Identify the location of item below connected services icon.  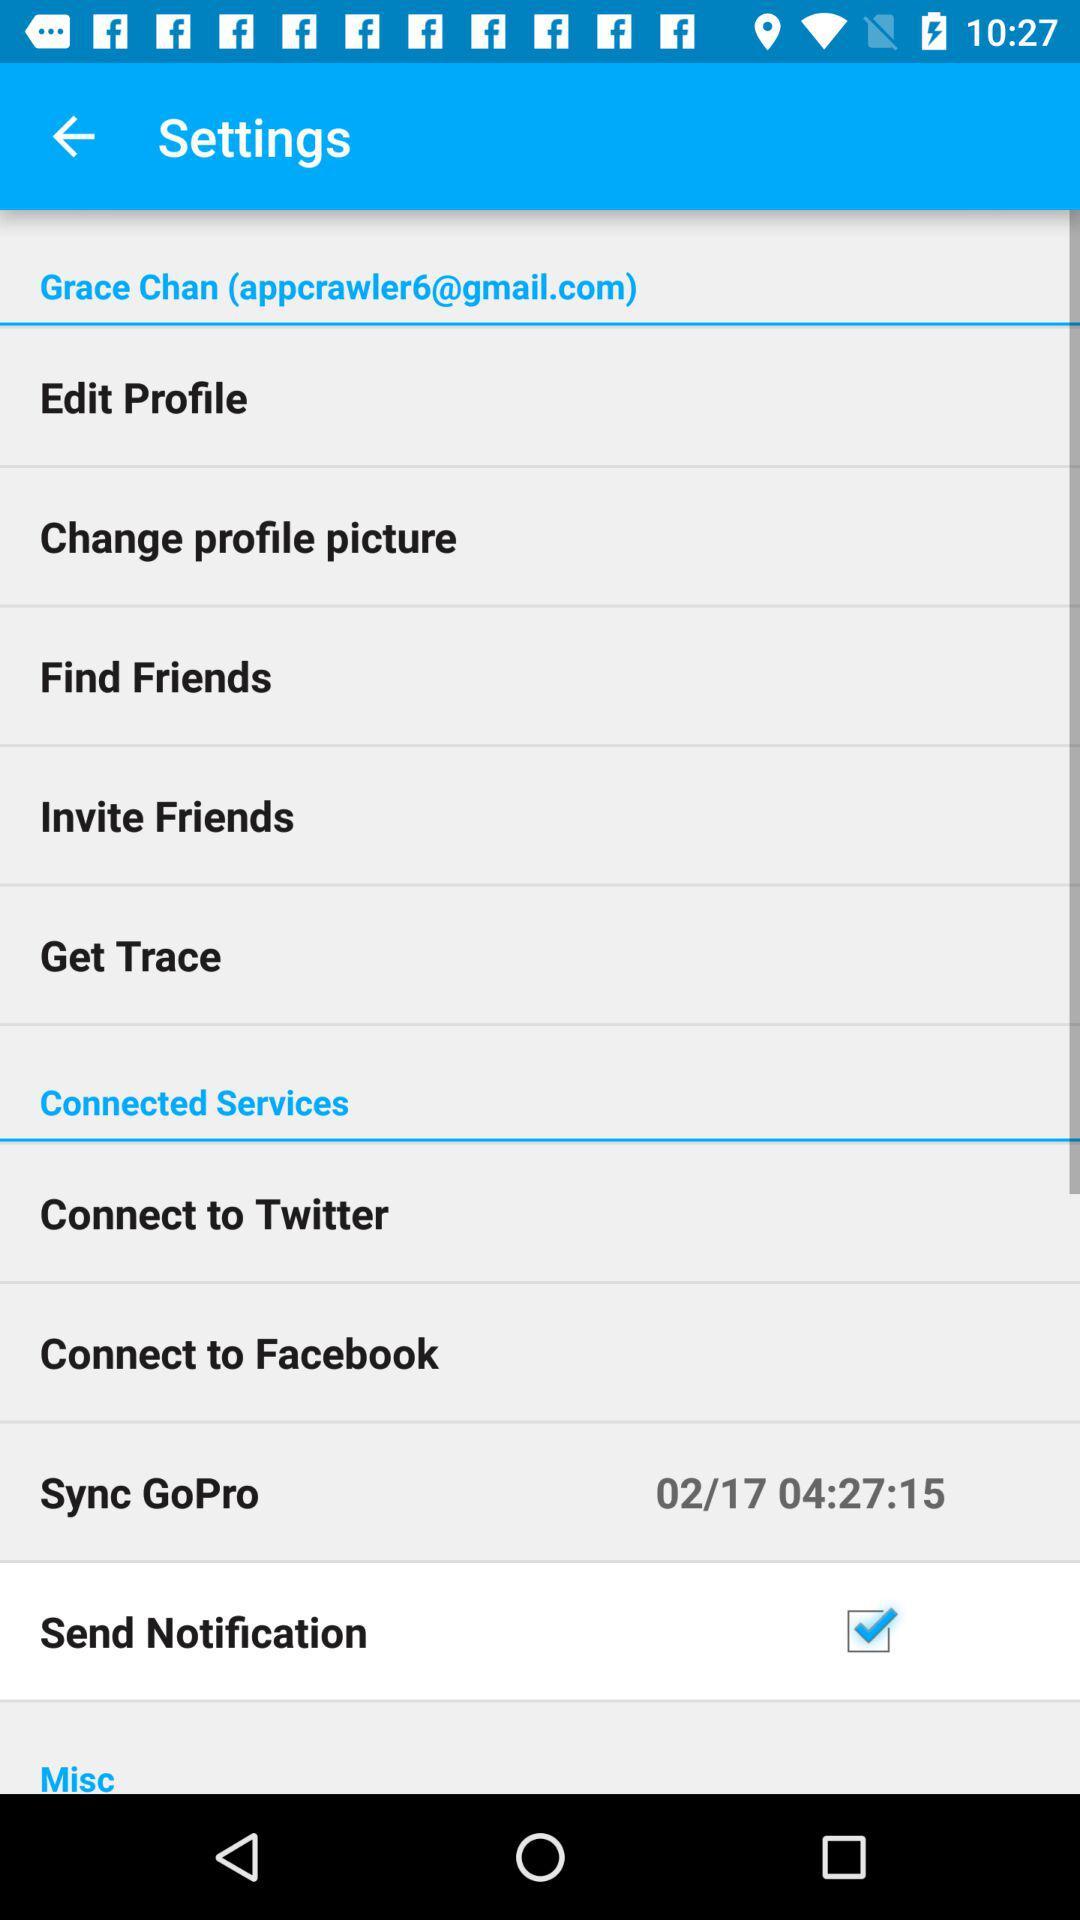
(540, 1140).